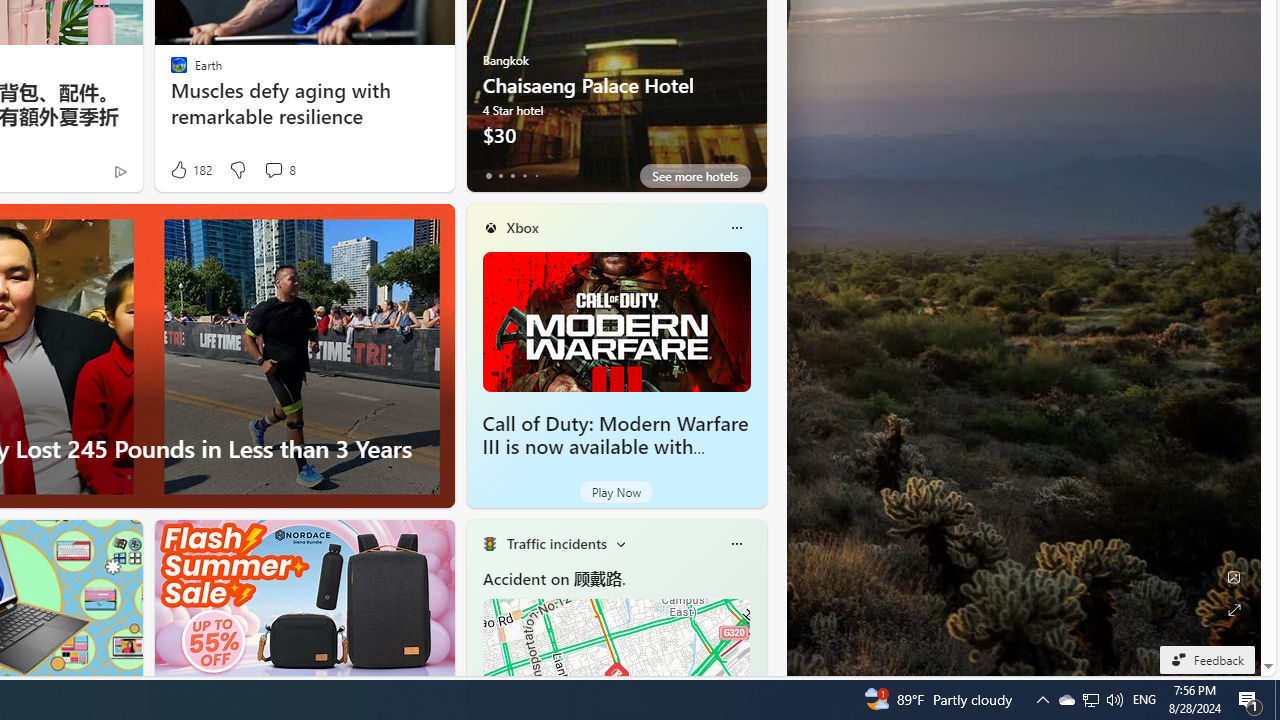  What do you see at coordinates (695, 175) in the screenshot?
I see `'See more hotels'` at bounding box center [695, 175].